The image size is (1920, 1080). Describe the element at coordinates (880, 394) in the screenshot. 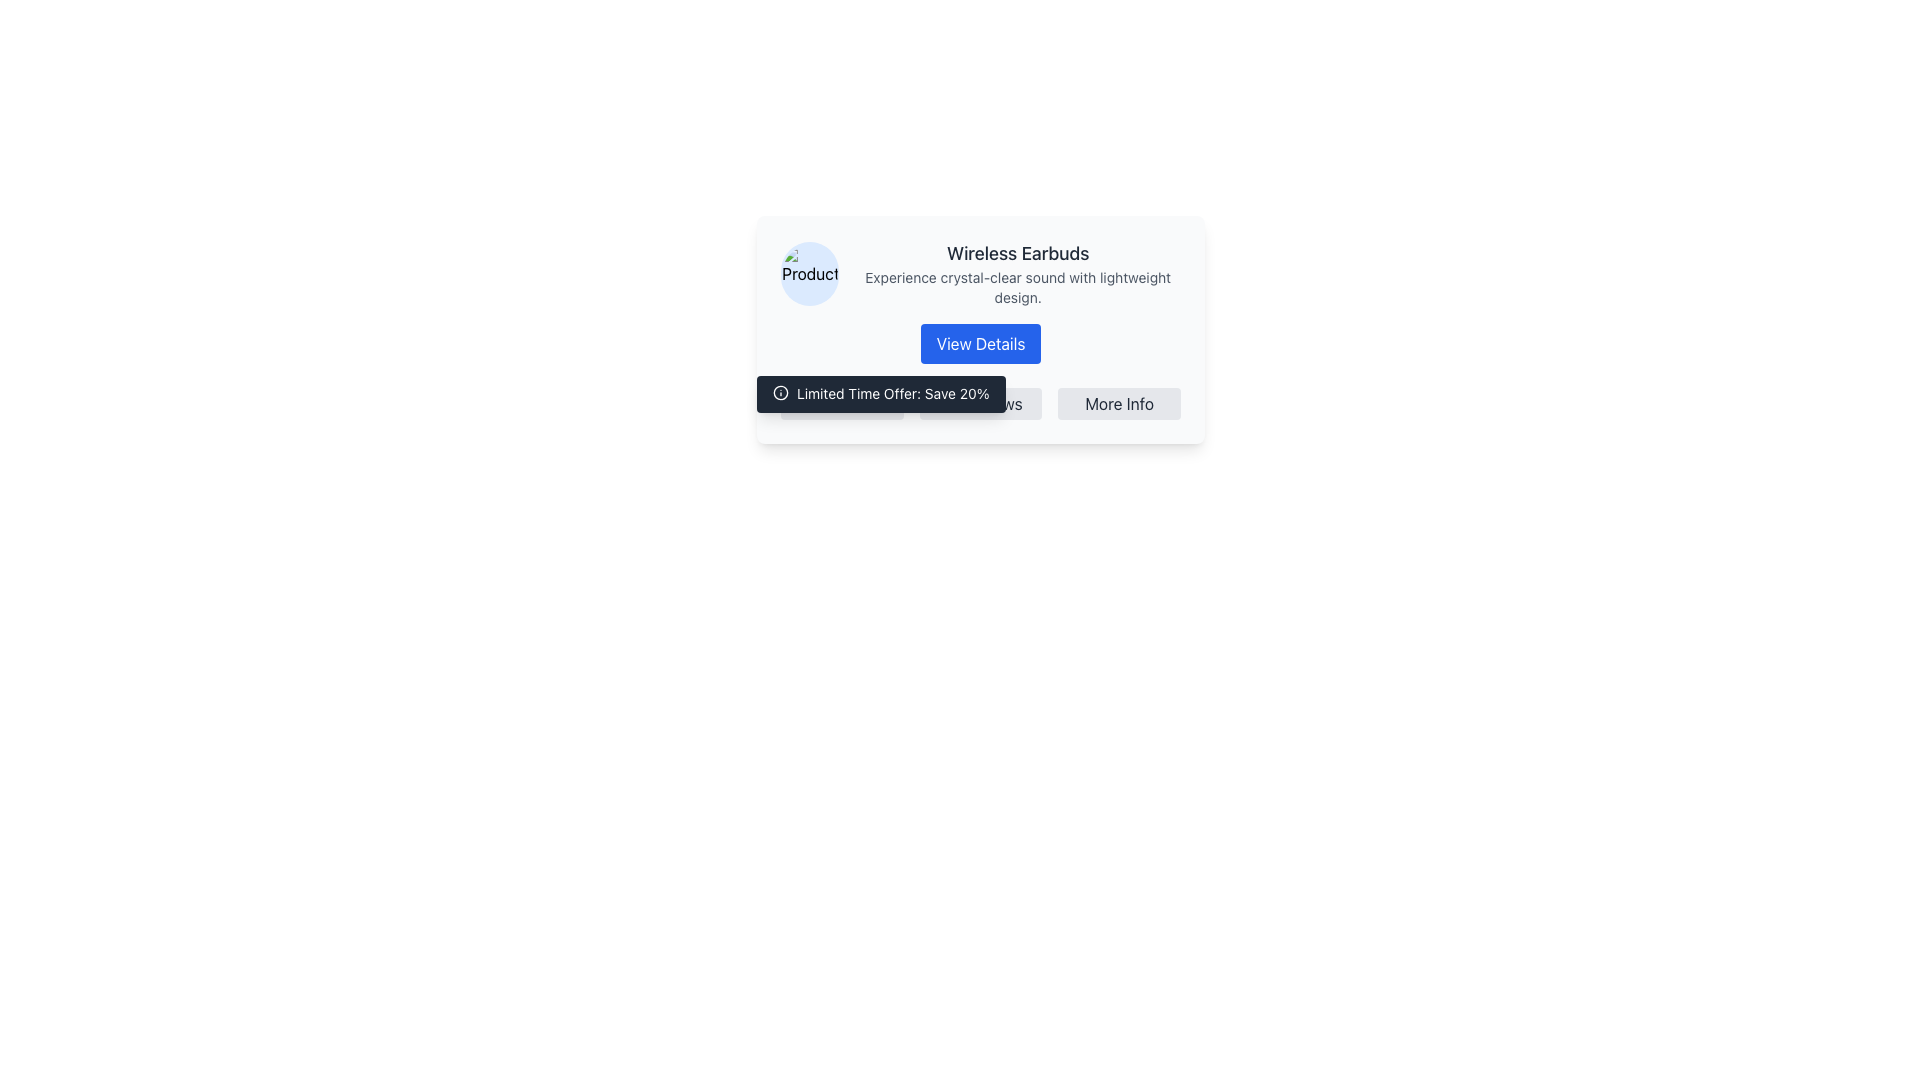

I see `the Informational notification box displaying 'Limited Time Offer: Save 20%'` at that location.